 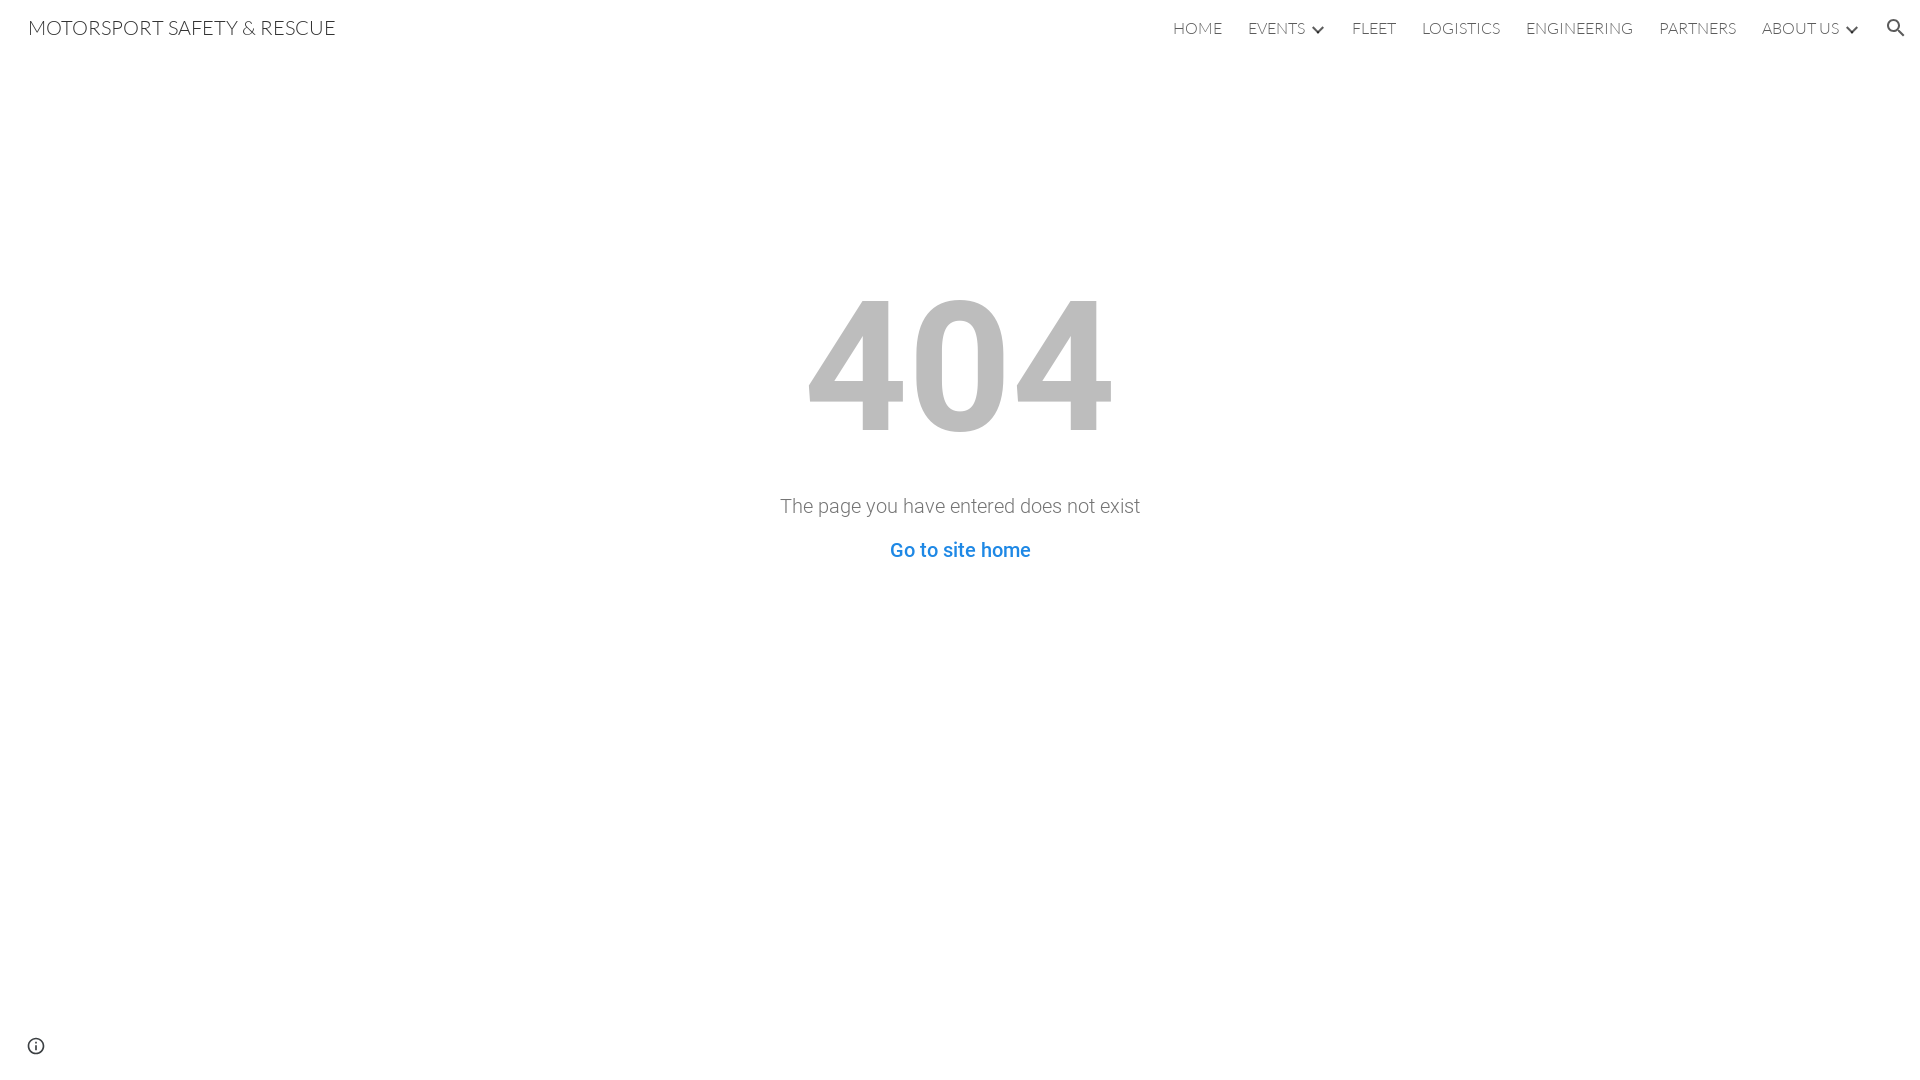 I want to click on 'LOGISTICS', so click(x=1420, y=27).